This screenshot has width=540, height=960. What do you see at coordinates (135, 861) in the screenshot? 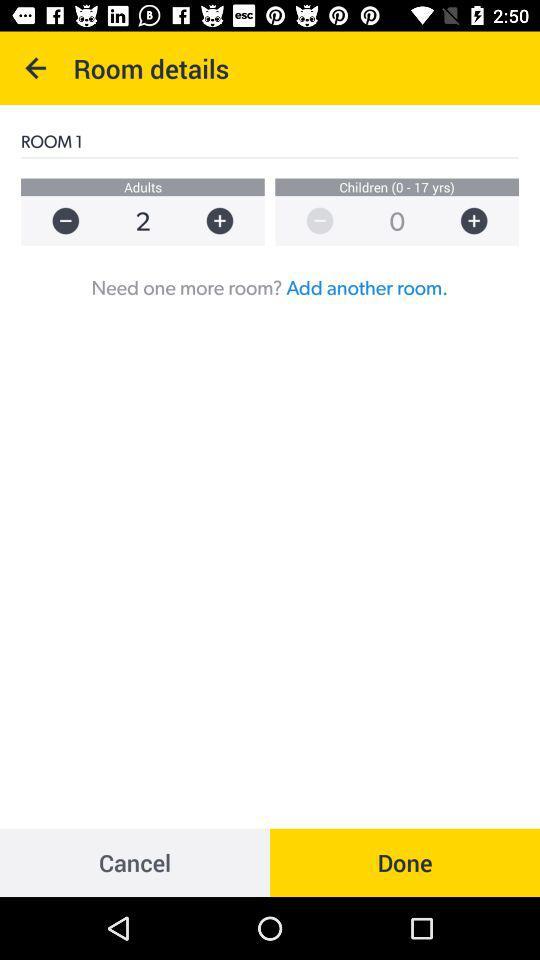
I see `cancel at the bottom left corner` at bounding box center [135, 861].